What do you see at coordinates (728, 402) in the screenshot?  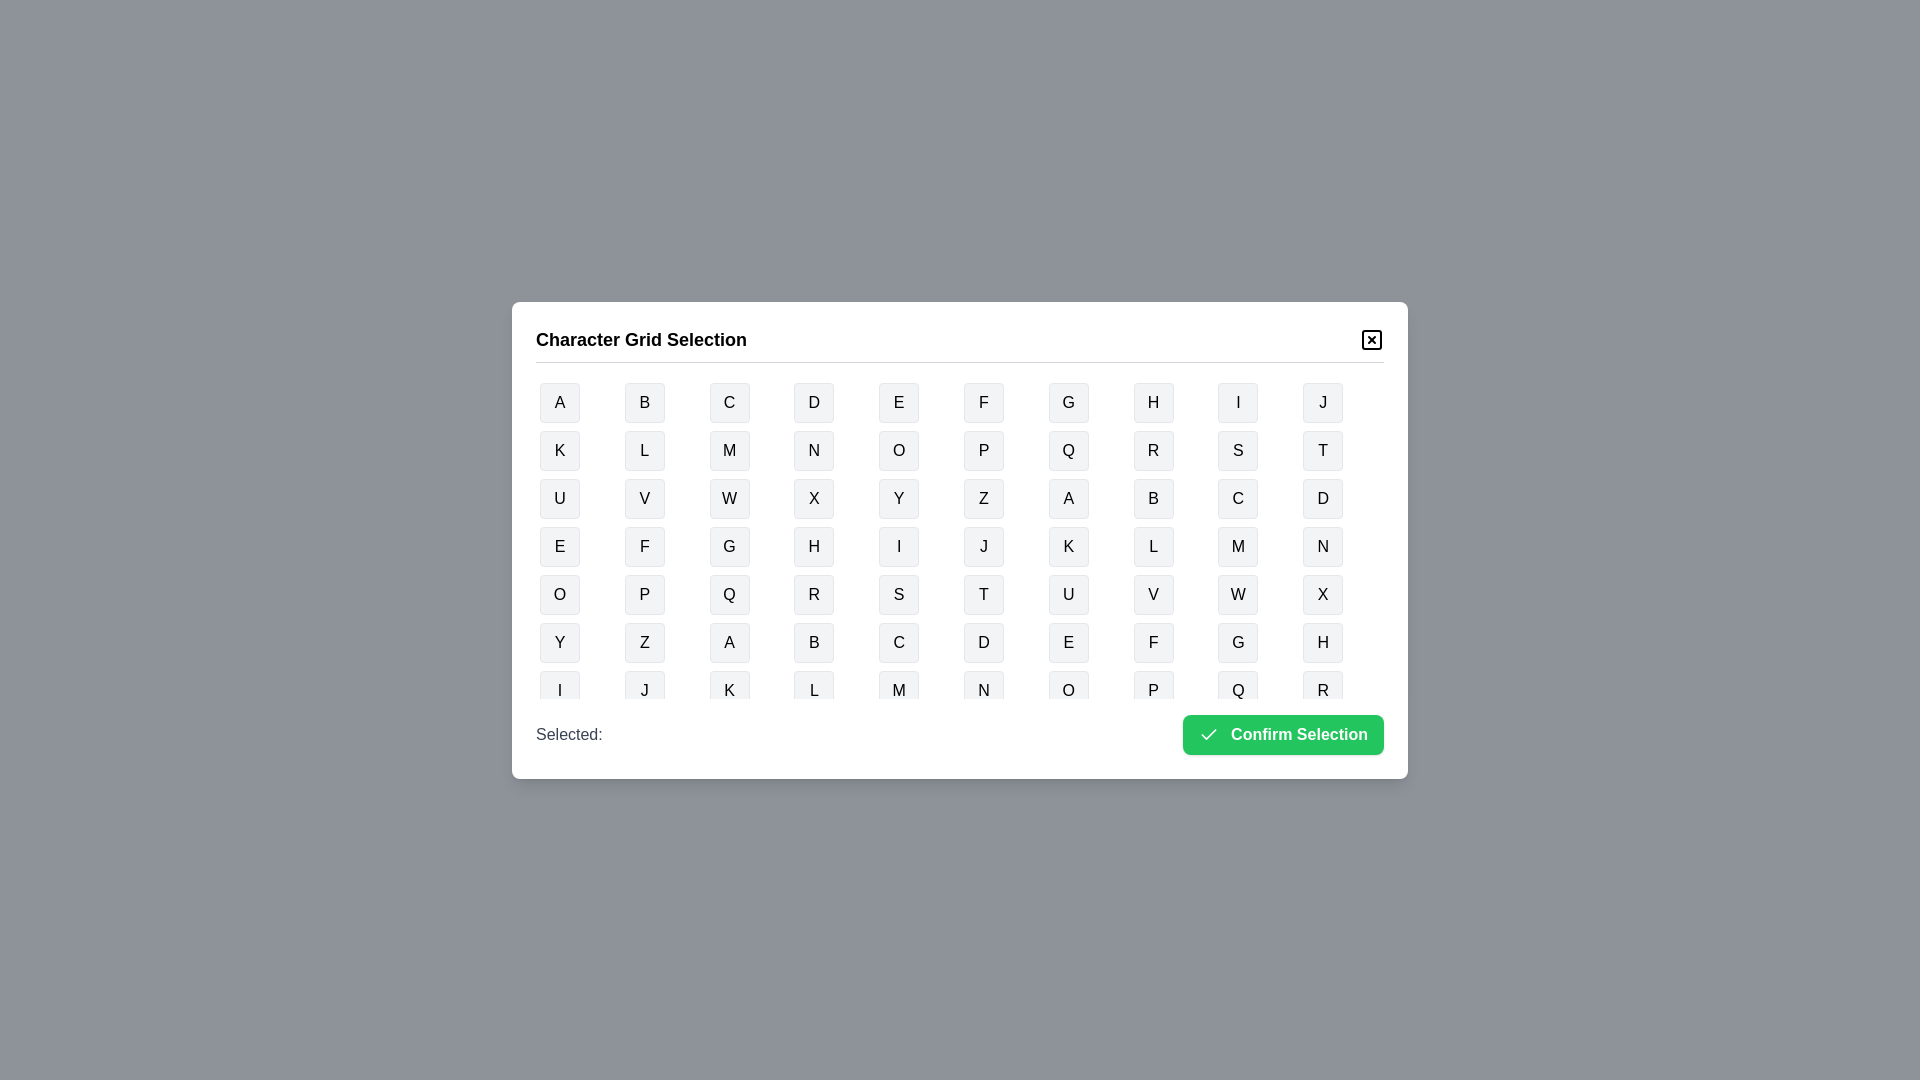 I see `the button representing the character C` at bounding box center [728, 402].